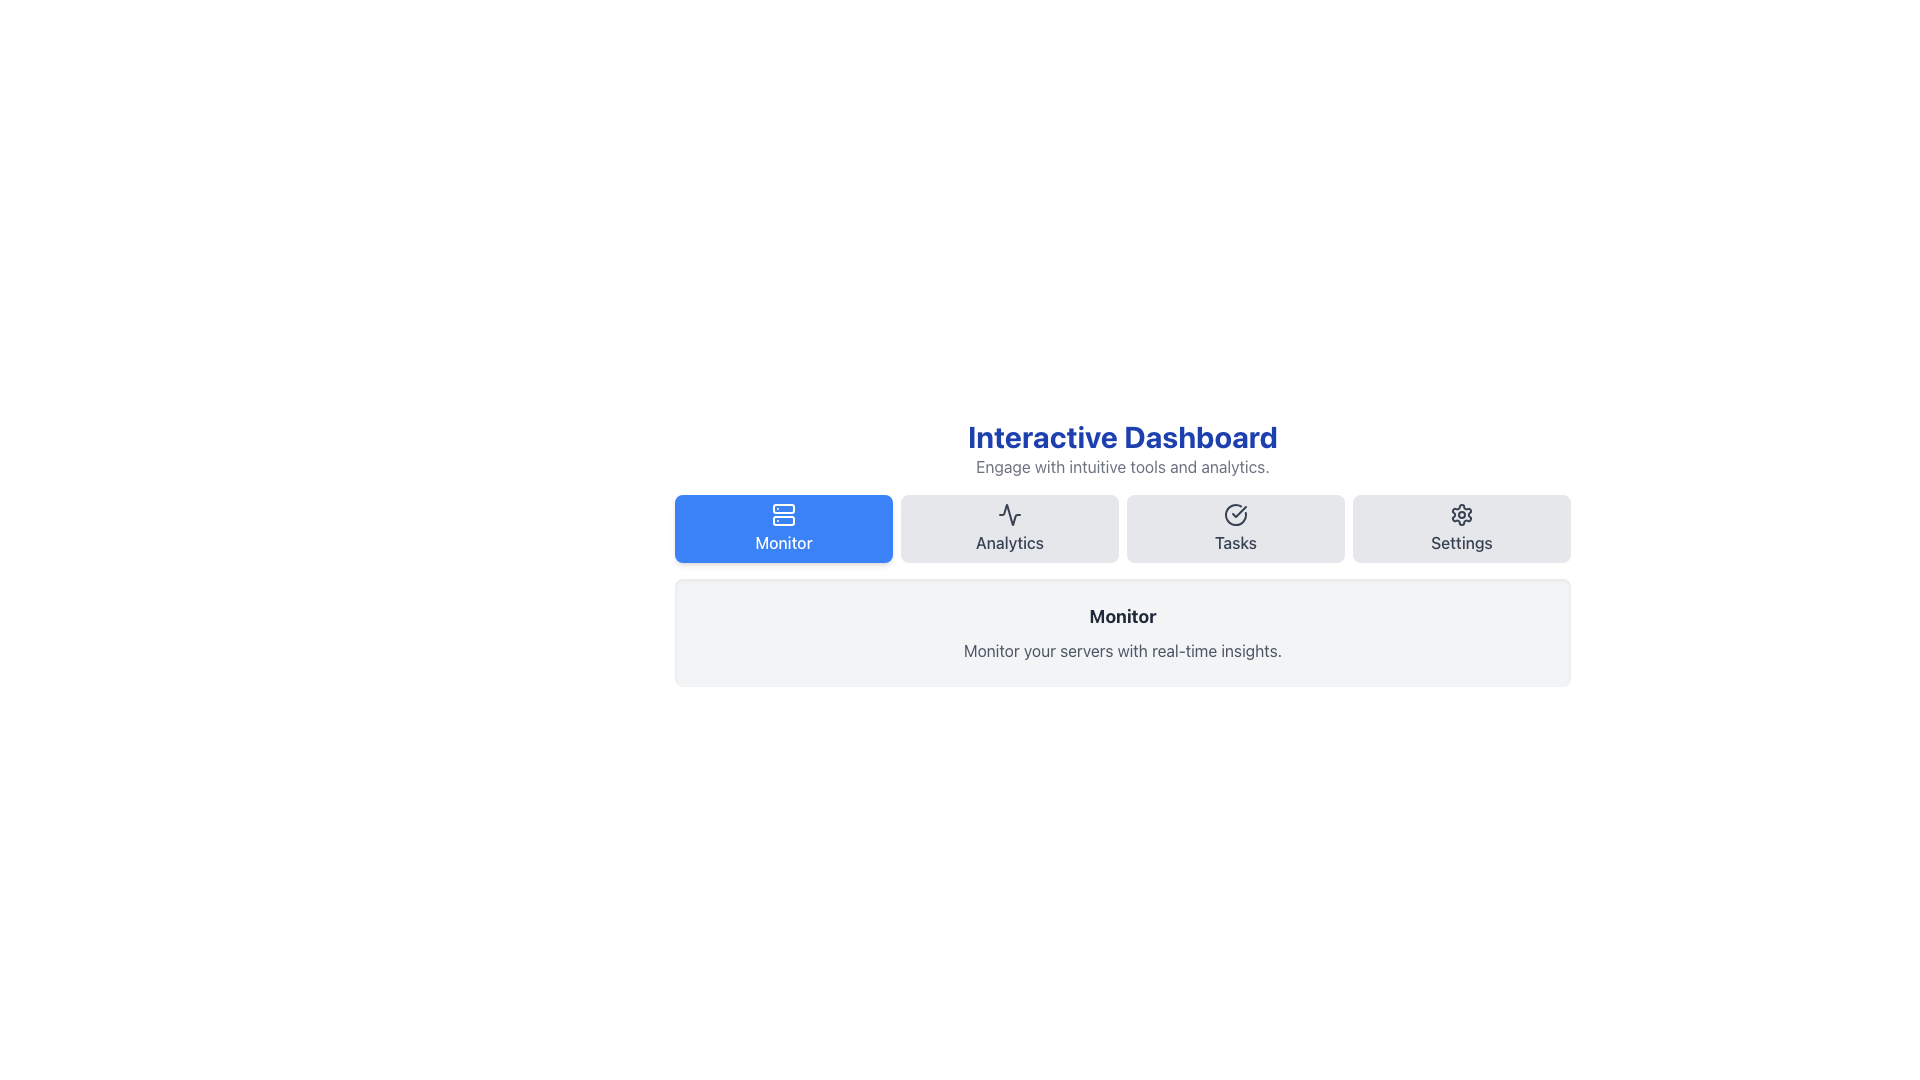  Describe the element at coordinates (782, 508) in the screenshot. I see `the blue rounded rectangle icon located to the left of the horizontal navigation bar, which is the topmost segment of a multi-part icon` at that location.